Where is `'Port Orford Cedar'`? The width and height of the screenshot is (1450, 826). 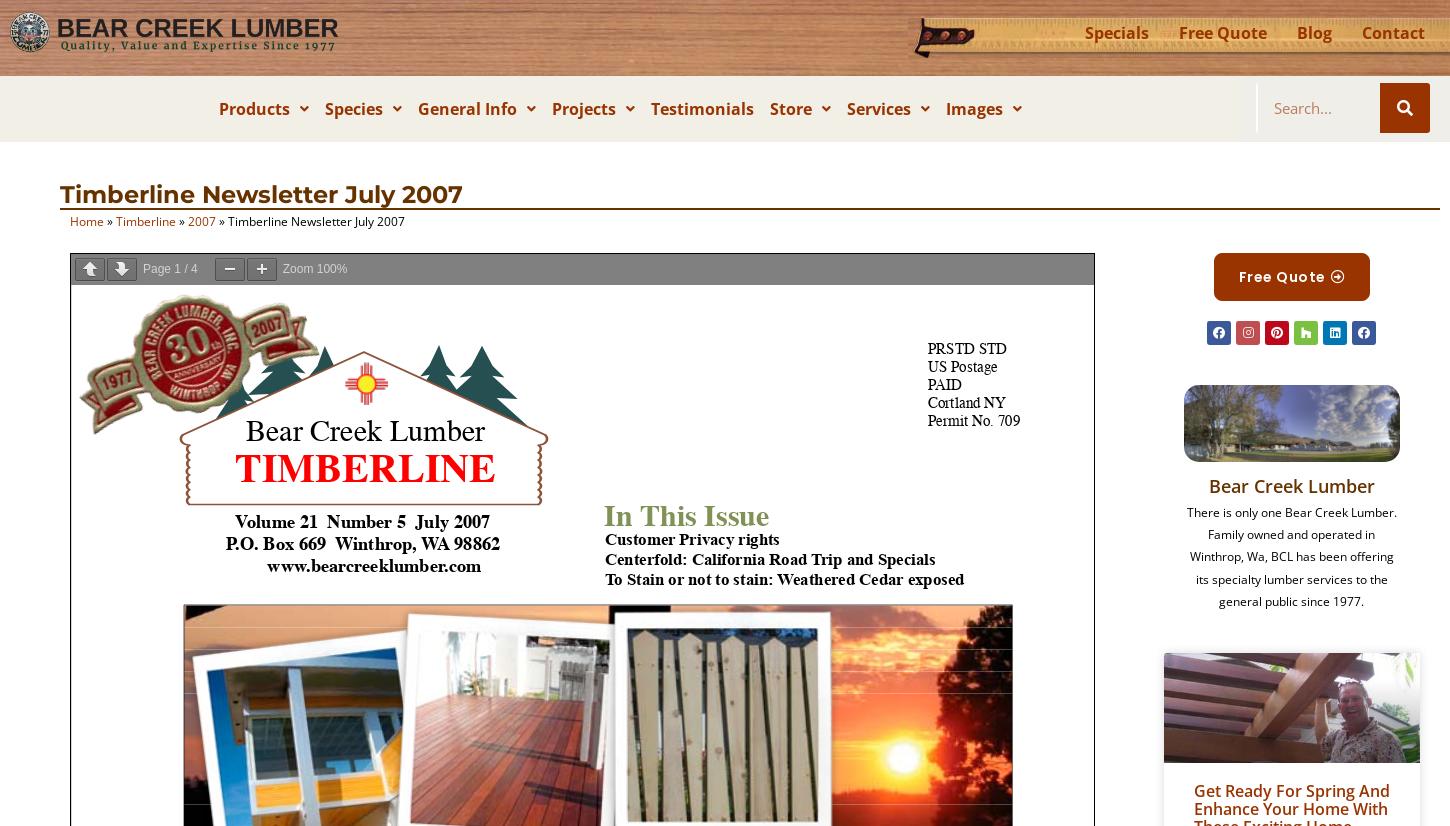
'Port Orford Cedar' is located at coordinates (418, 249).